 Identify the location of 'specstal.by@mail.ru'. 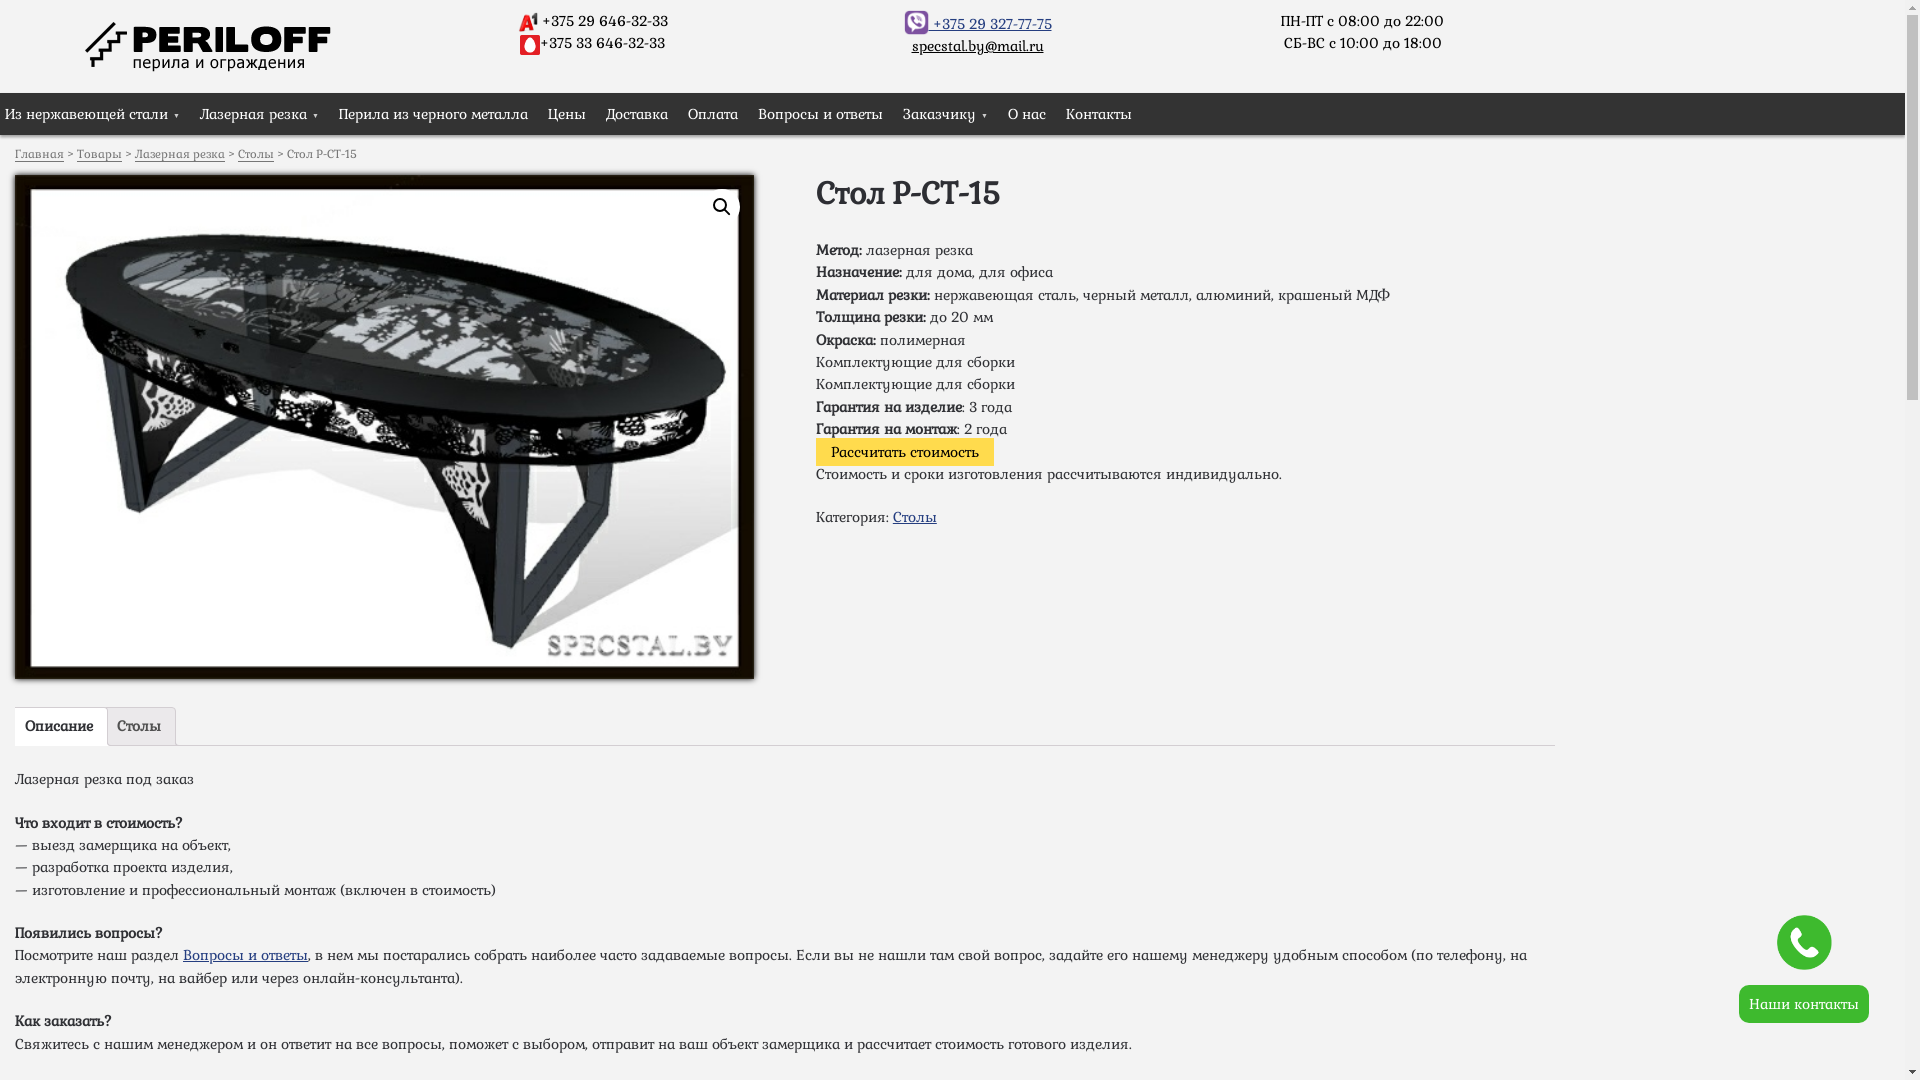
(978, 45).